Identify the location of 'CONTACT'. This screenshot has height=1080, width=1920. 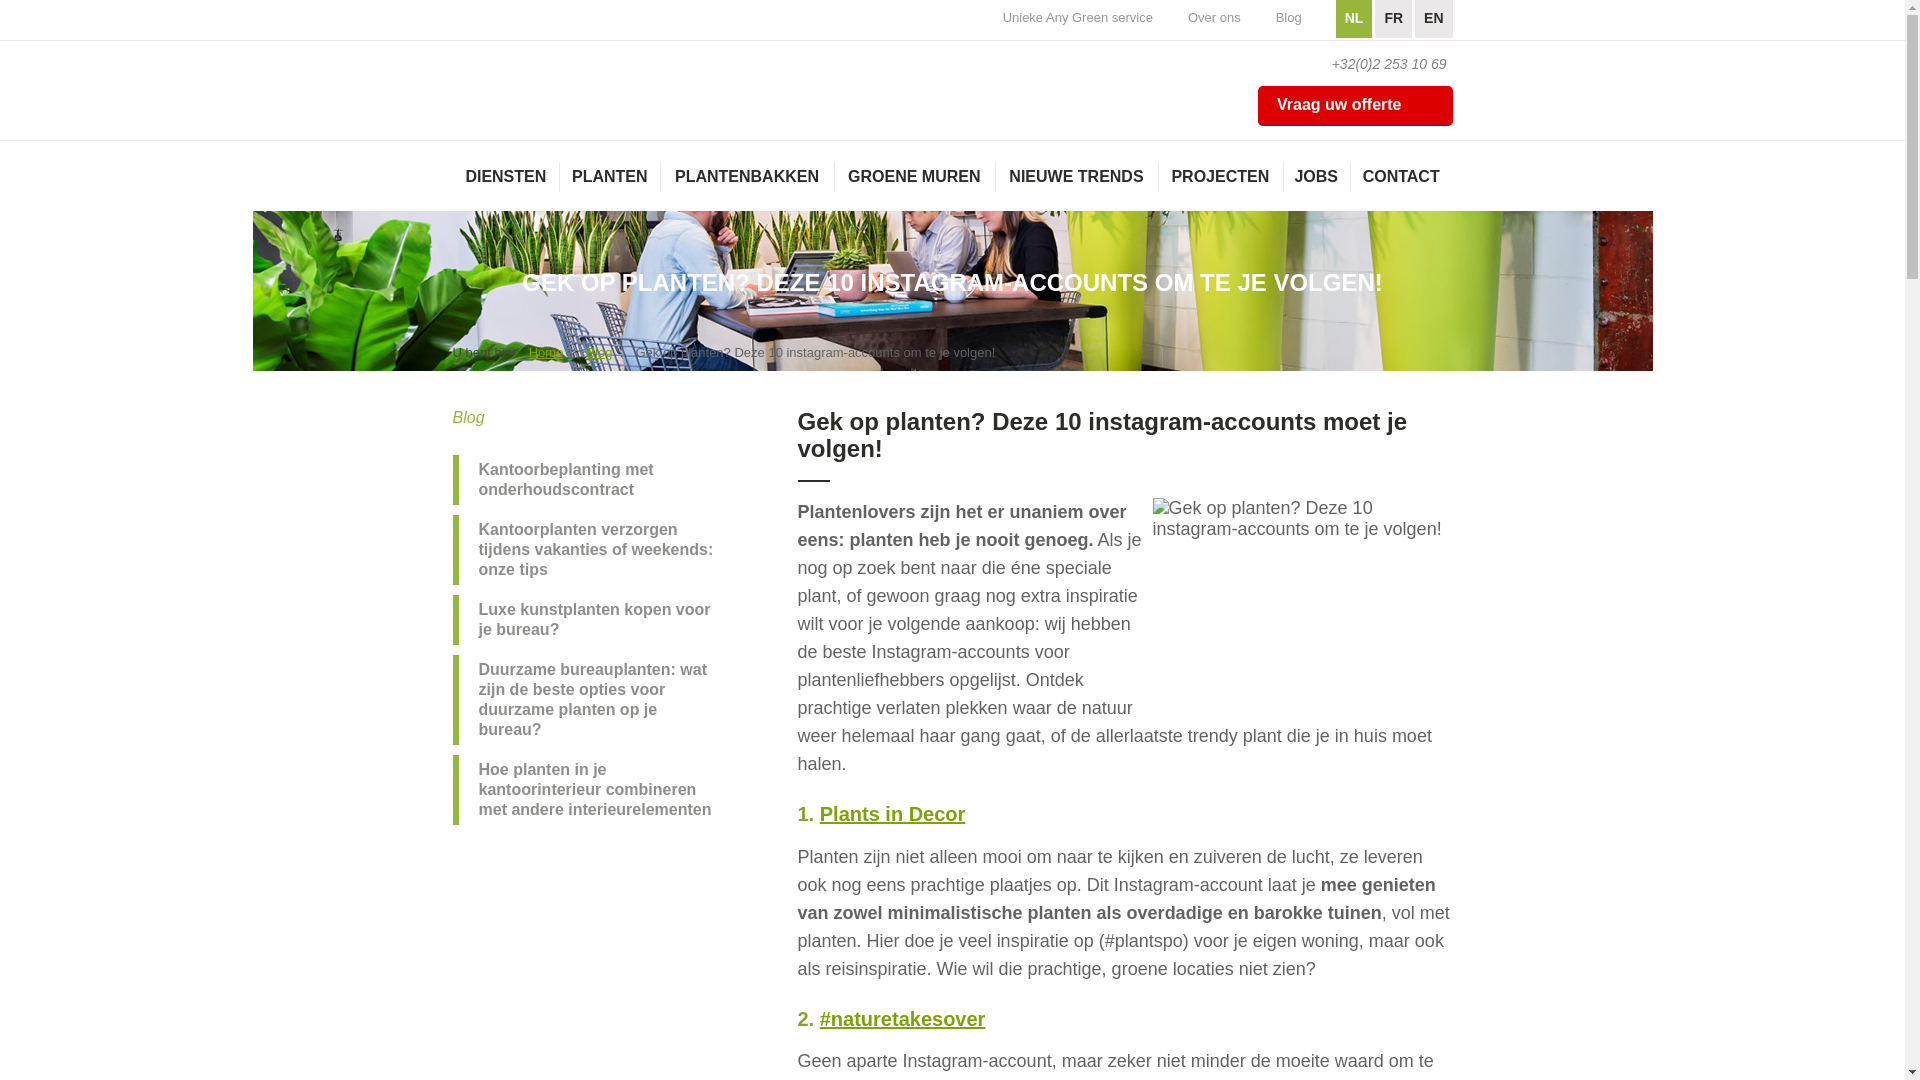
(1349, 186).